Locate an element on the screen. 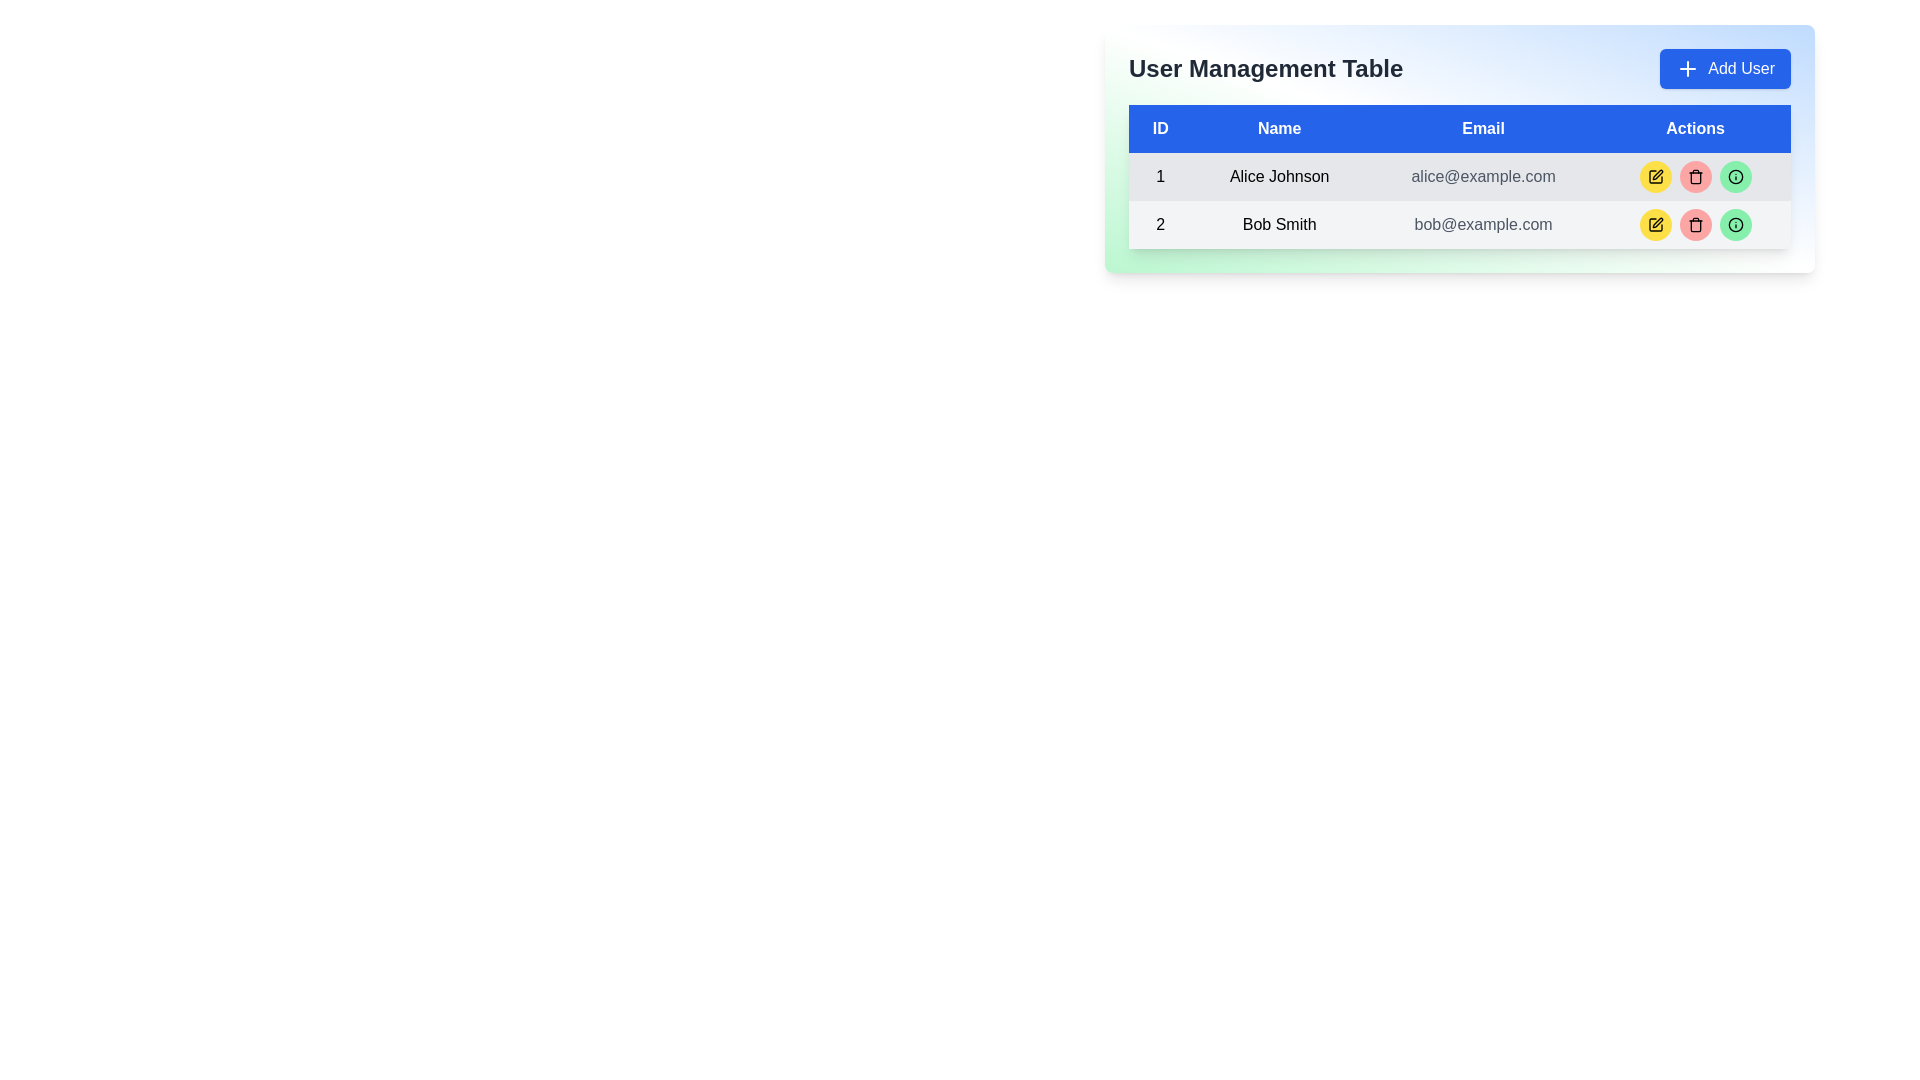 The image size is (1920, 1080). the edit button in the actions column of the first row of the user table is located at coordinates (1655, 176).